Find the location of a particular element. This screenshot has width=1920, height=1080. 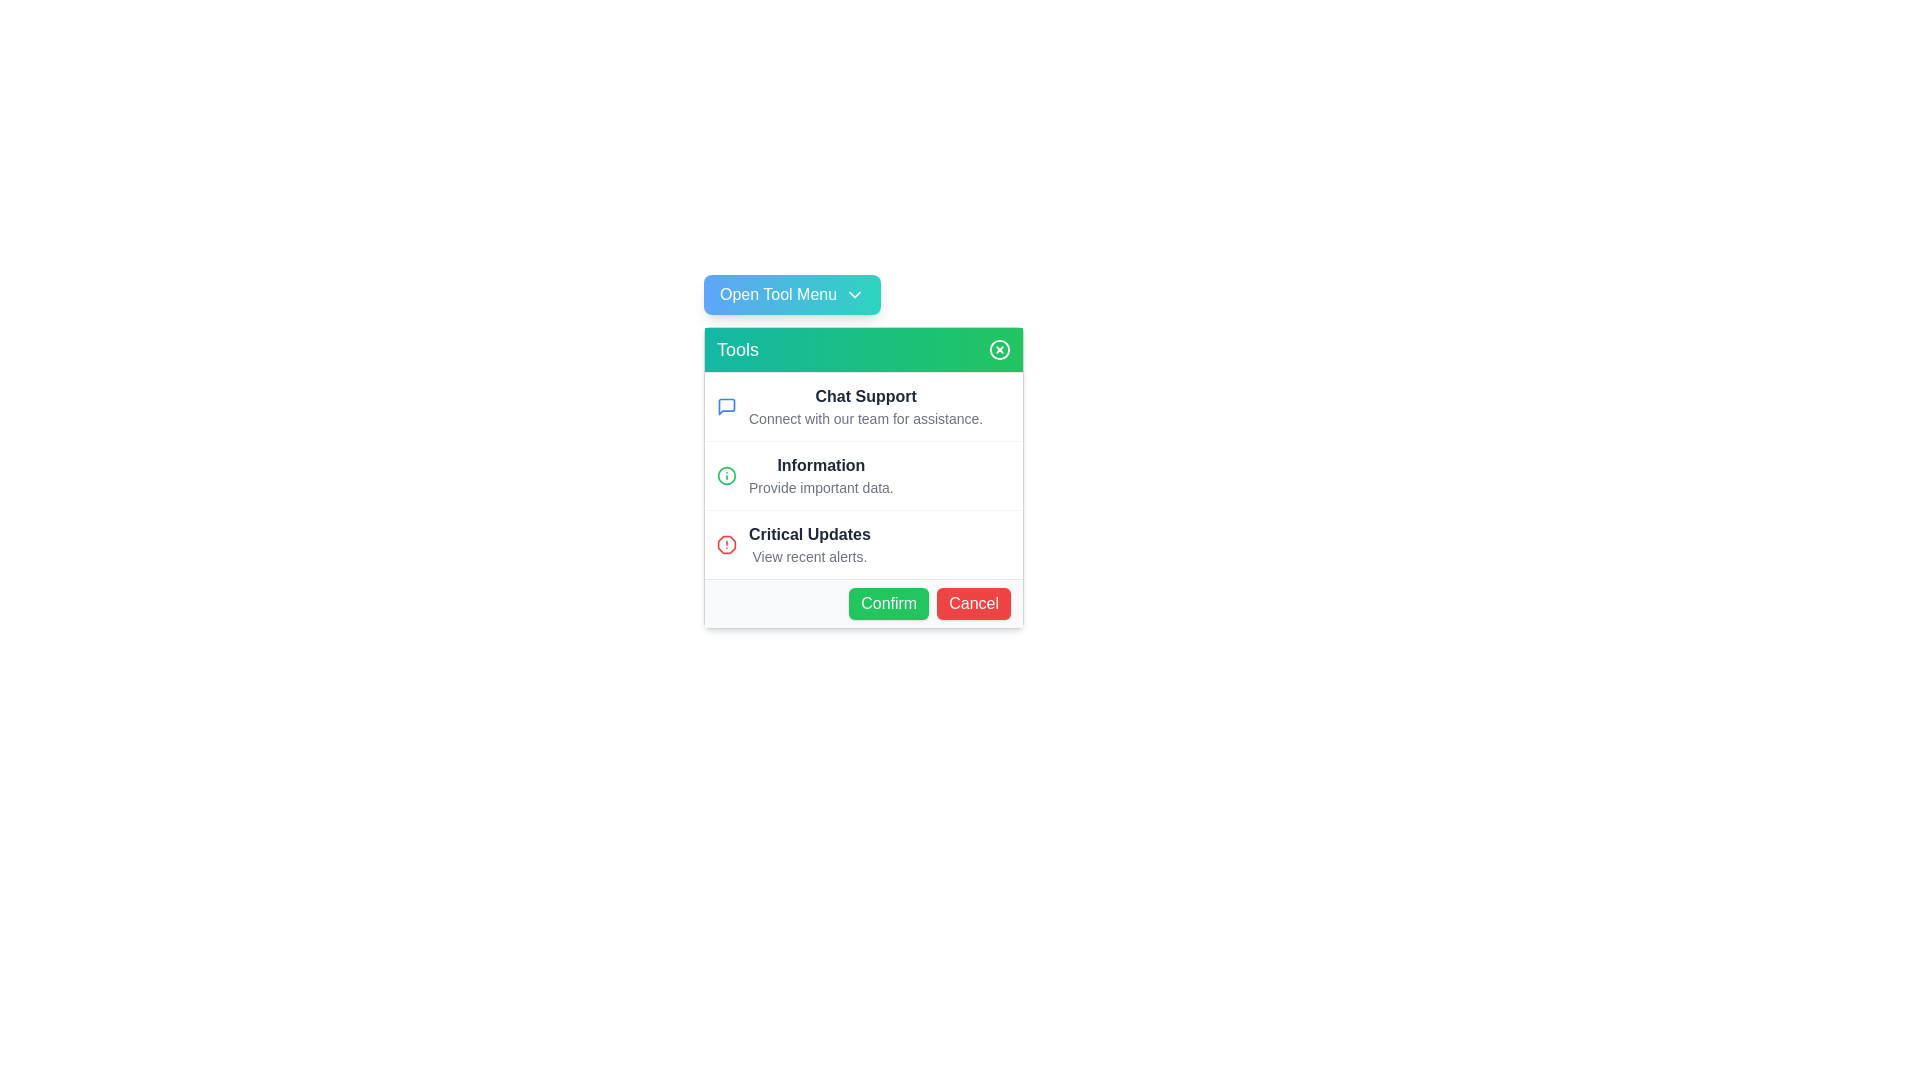

the chevron icon located at the far right side of the 'Open Tool Menu' button, which signifies additional options or dropdown menu functionality is located at coordinates (855, 294).